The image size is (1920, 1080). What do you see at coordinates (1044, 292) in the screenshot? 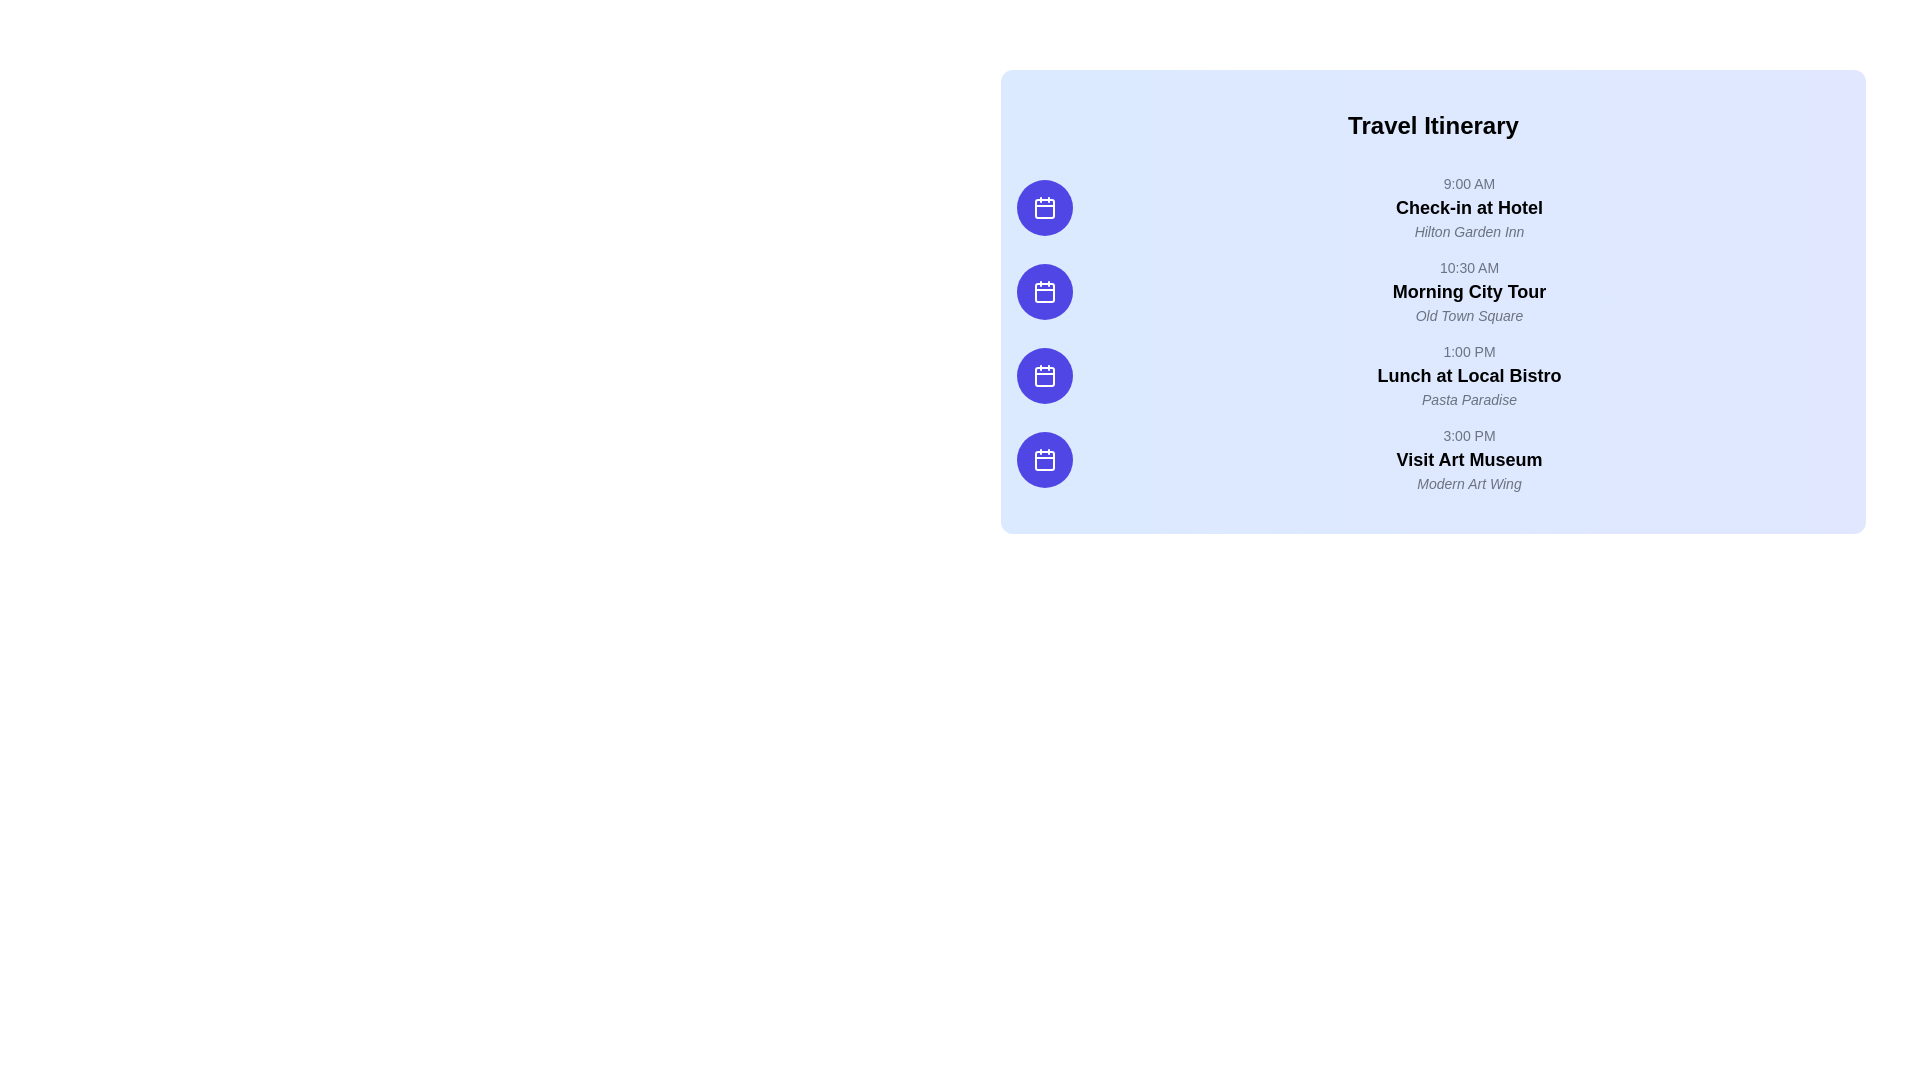
I see `the second calendar icon from the top in the vertical list of similar icons with a white outline on a blue circular background` at bounding box center [1044, 292].